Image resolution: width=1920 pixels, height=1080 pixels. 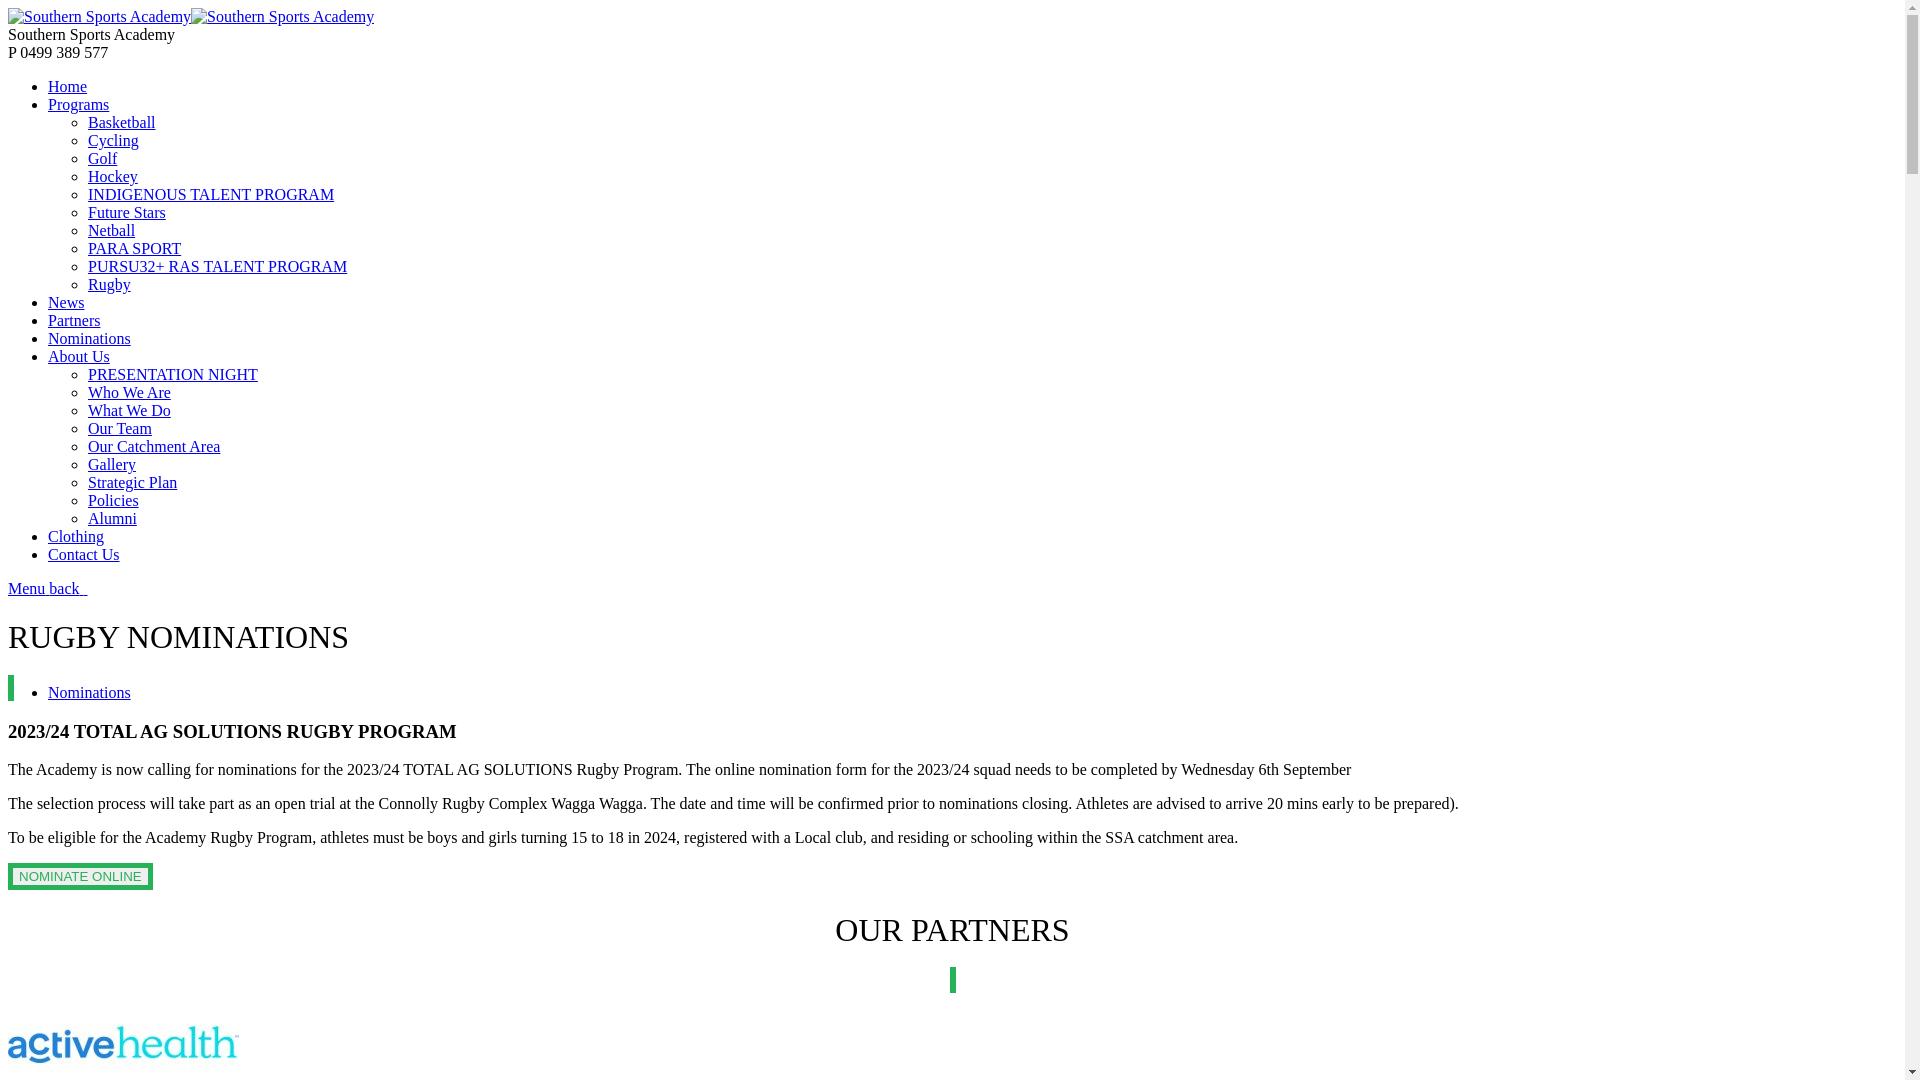 What do you see at coordinates (125, 212) in the screenshot?
I see `'Future Stars'` at bounding box center [125, 212].